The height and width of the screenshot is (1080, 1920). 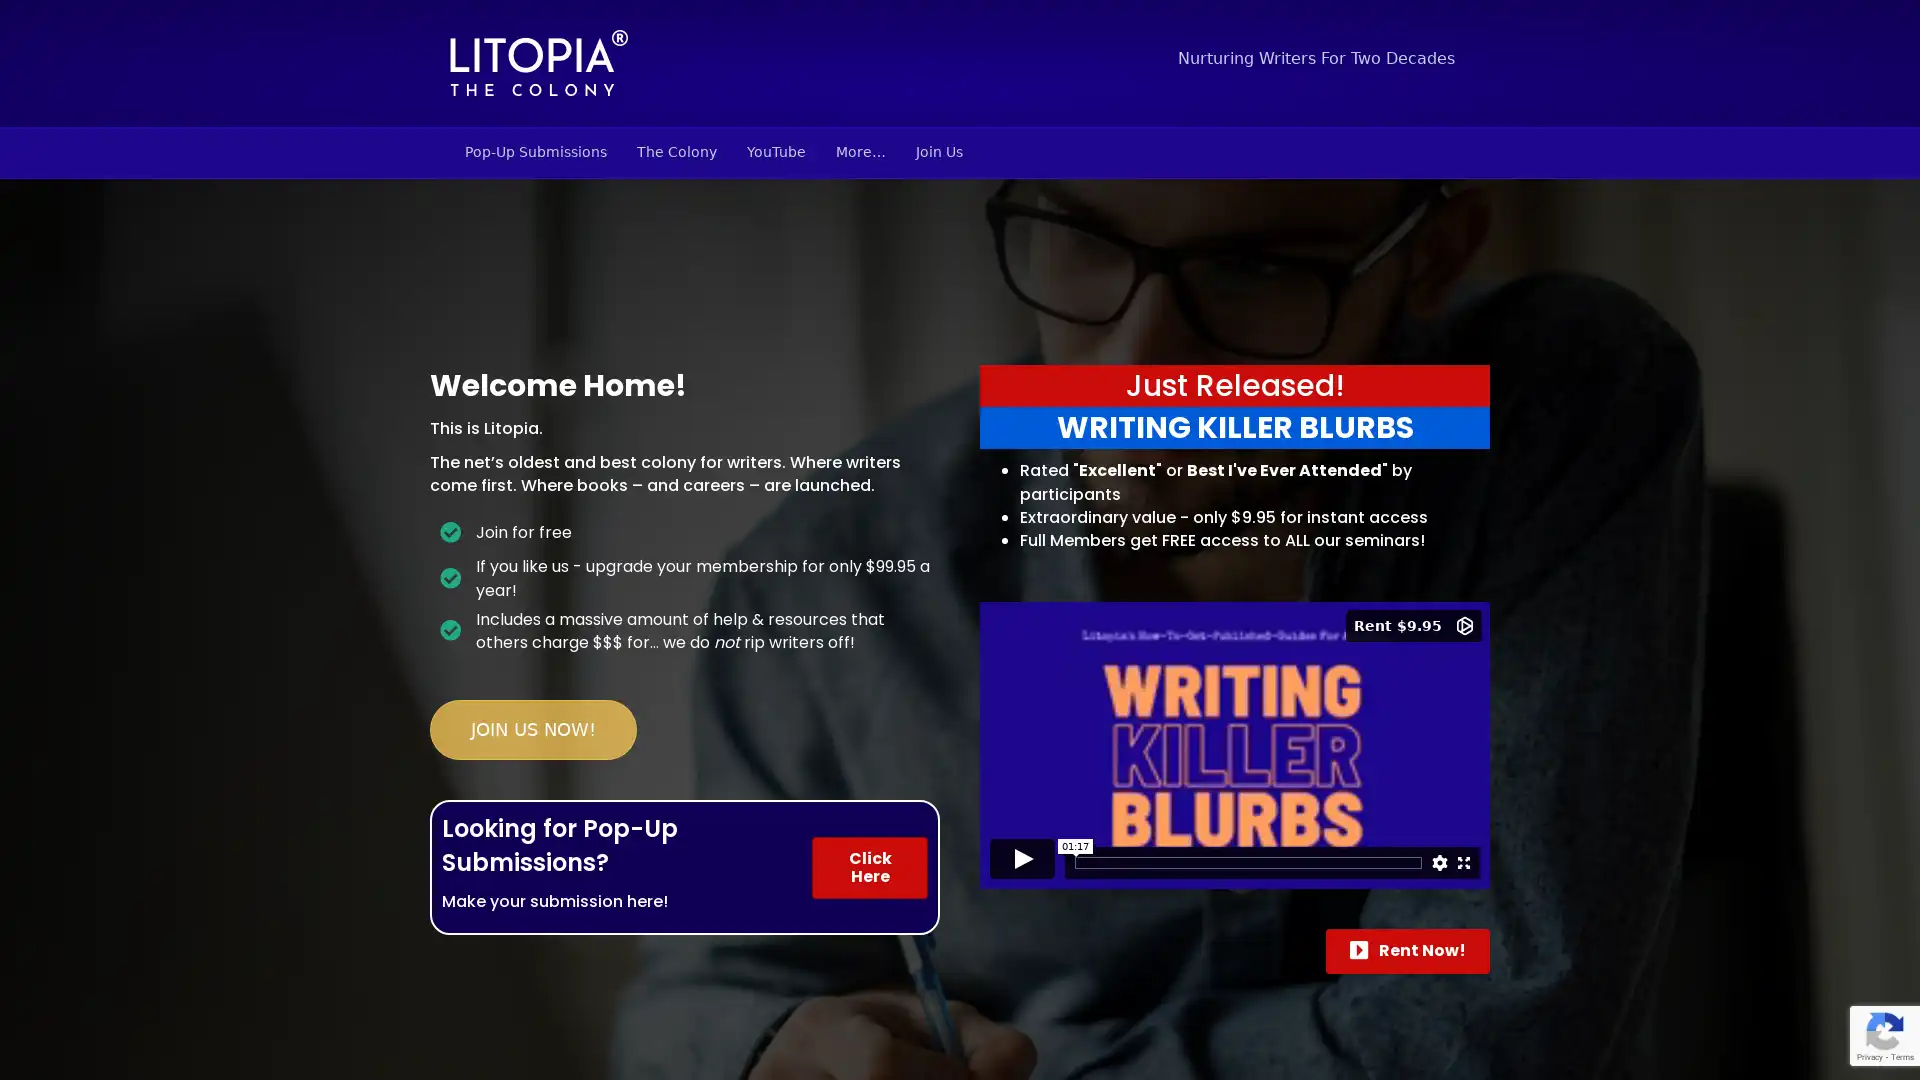 I want to click on Click Here, so click(x=869, y=866).